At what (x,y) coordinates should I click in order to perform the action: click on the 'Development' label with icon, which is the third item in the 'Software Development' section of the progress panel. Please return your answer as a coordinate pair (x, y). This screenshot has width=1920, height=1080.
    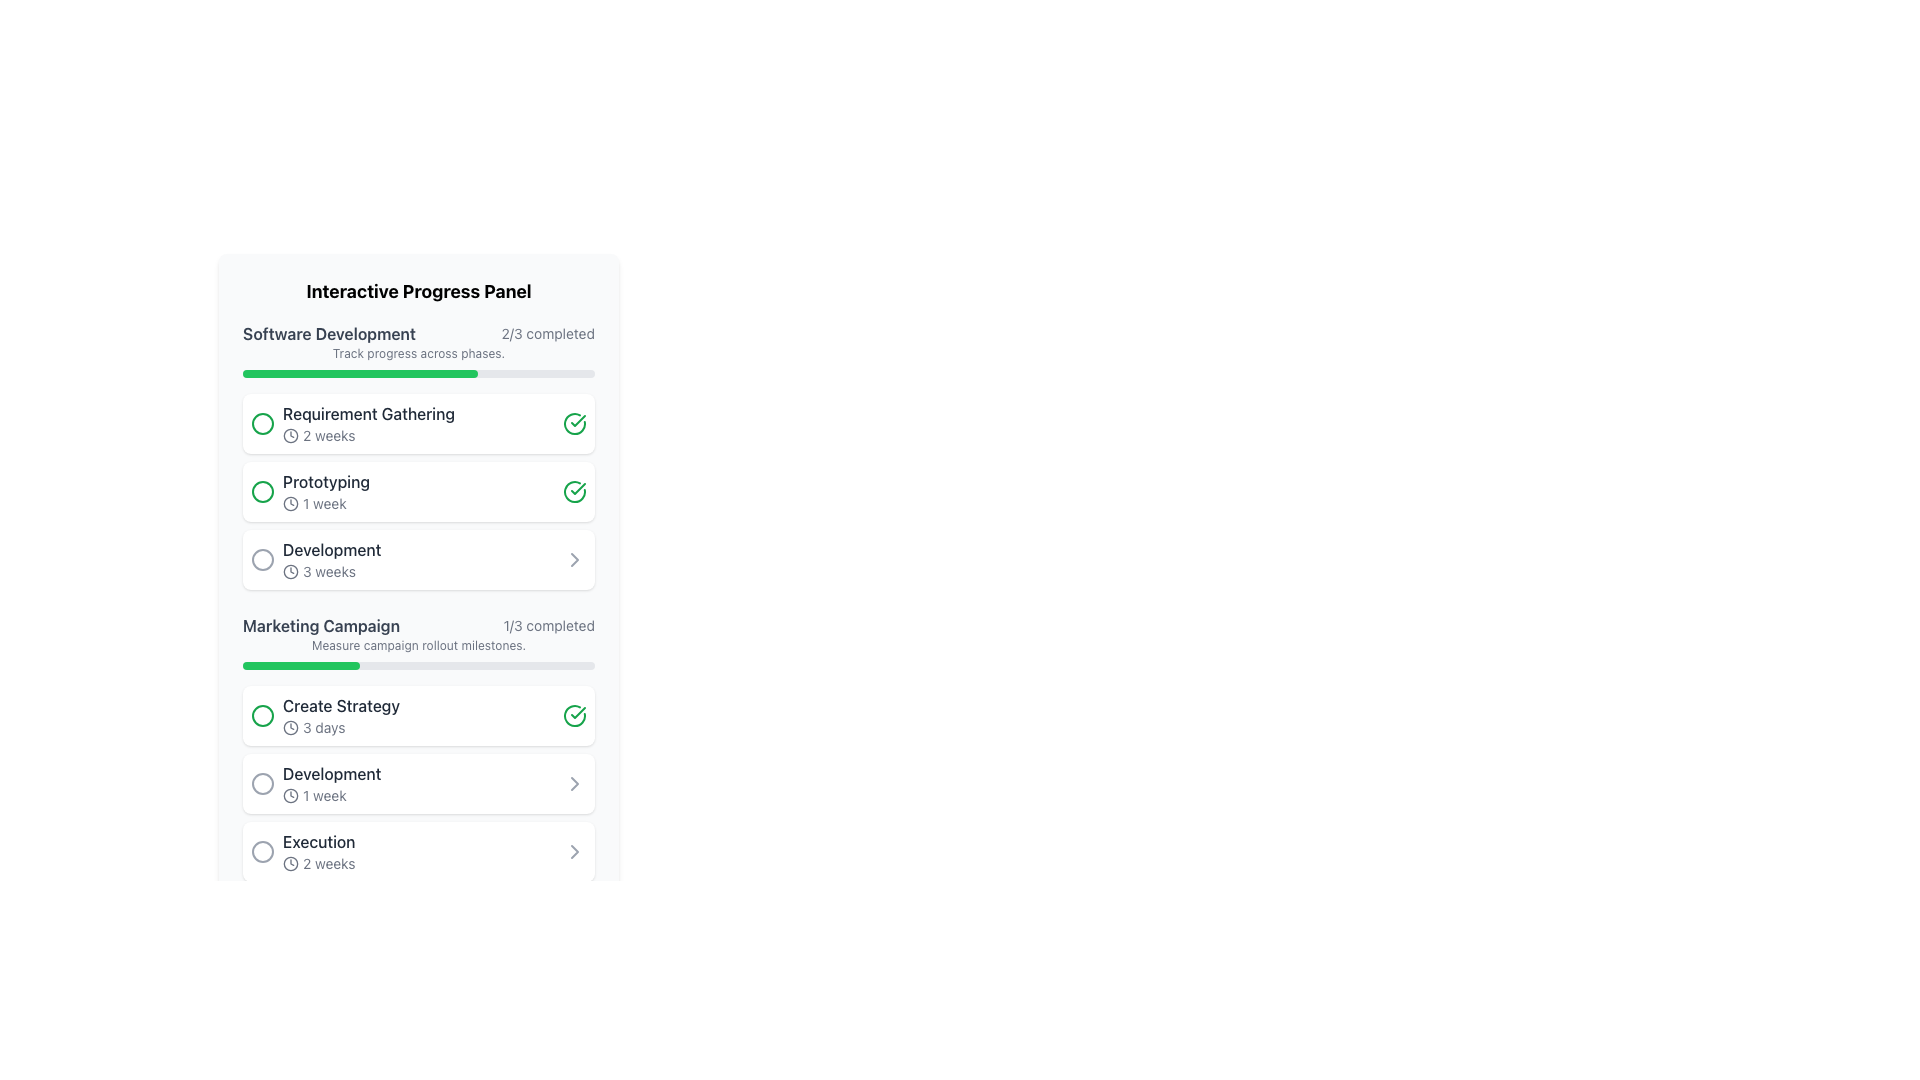
    Looking at the image, I should click on (315, 559).